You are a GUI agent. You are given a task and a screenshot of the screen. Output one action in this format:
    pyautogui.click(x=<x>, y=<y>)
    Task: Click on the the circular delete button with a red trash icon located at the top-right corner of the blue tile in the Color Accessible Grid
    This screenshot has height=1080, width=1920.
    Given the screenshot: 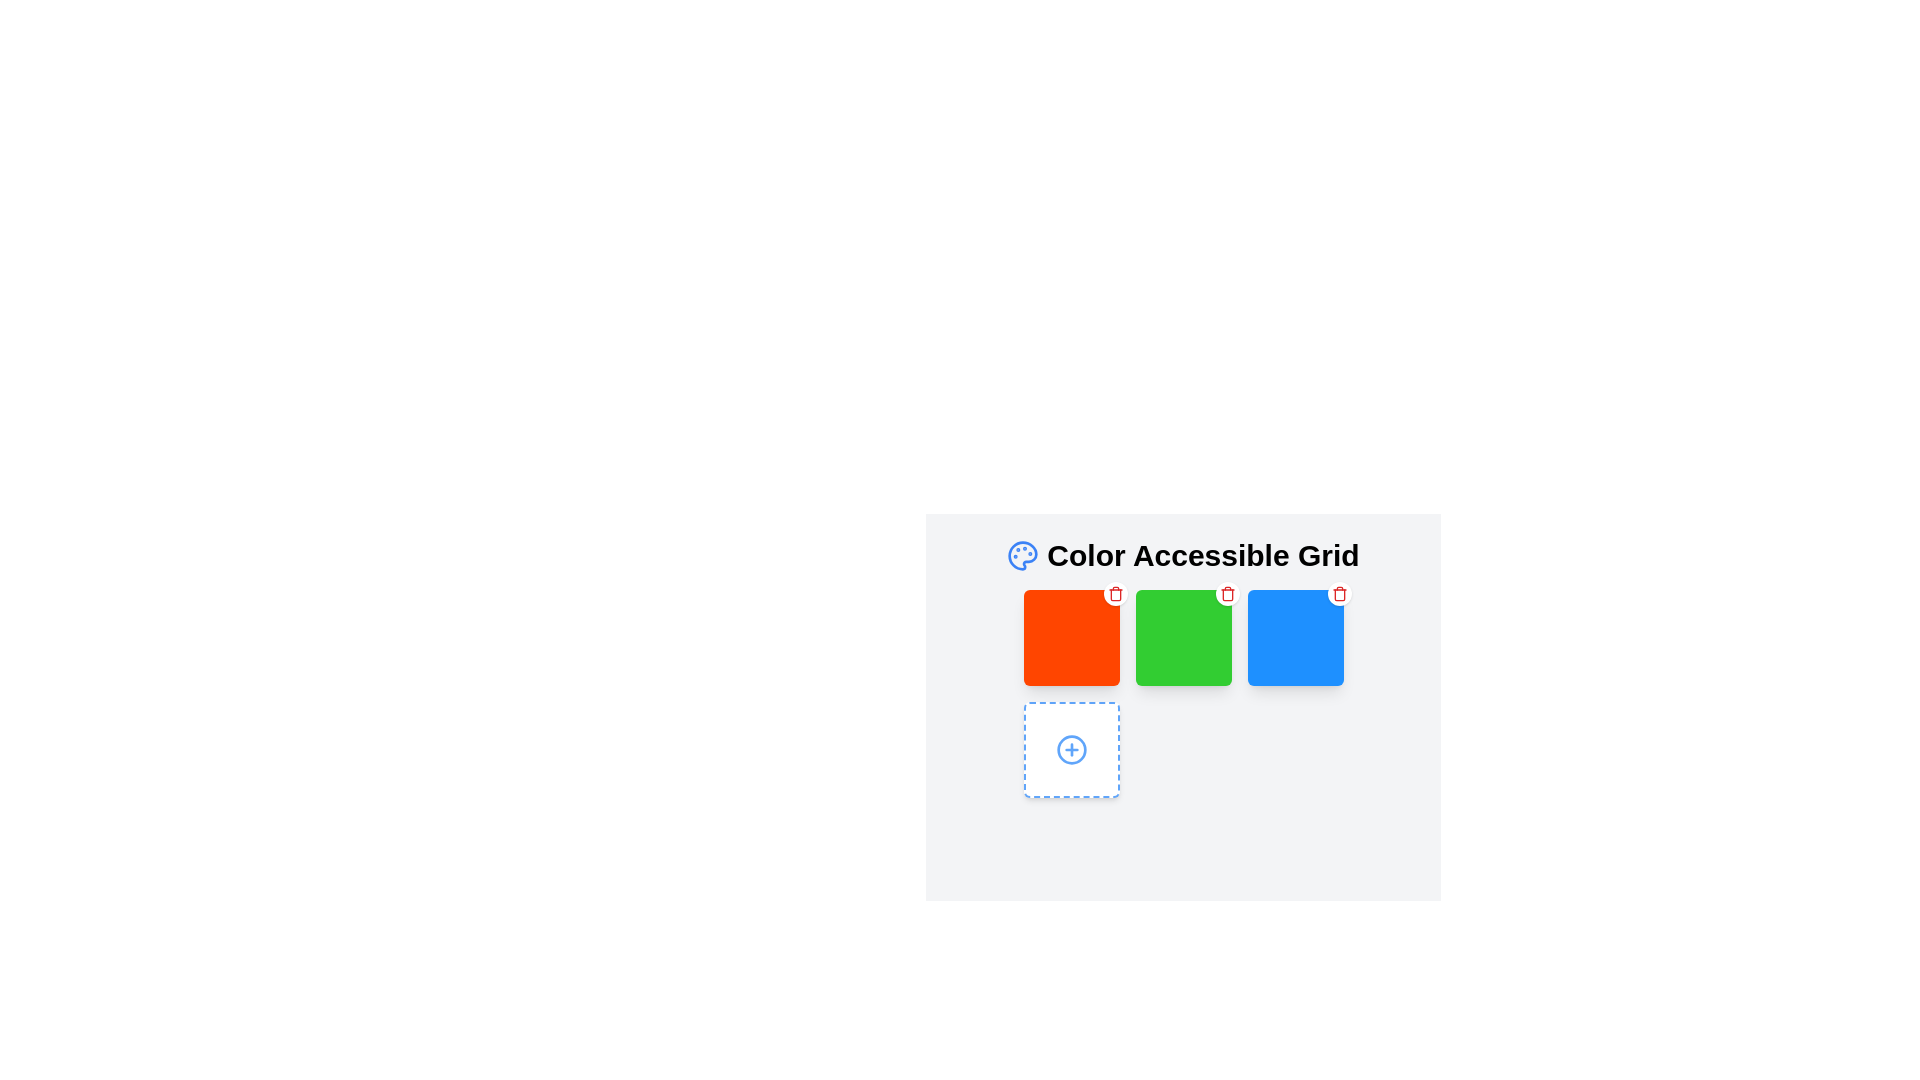 What is the action you would take?
    pyautogui.click(x=1339, y=593)
    